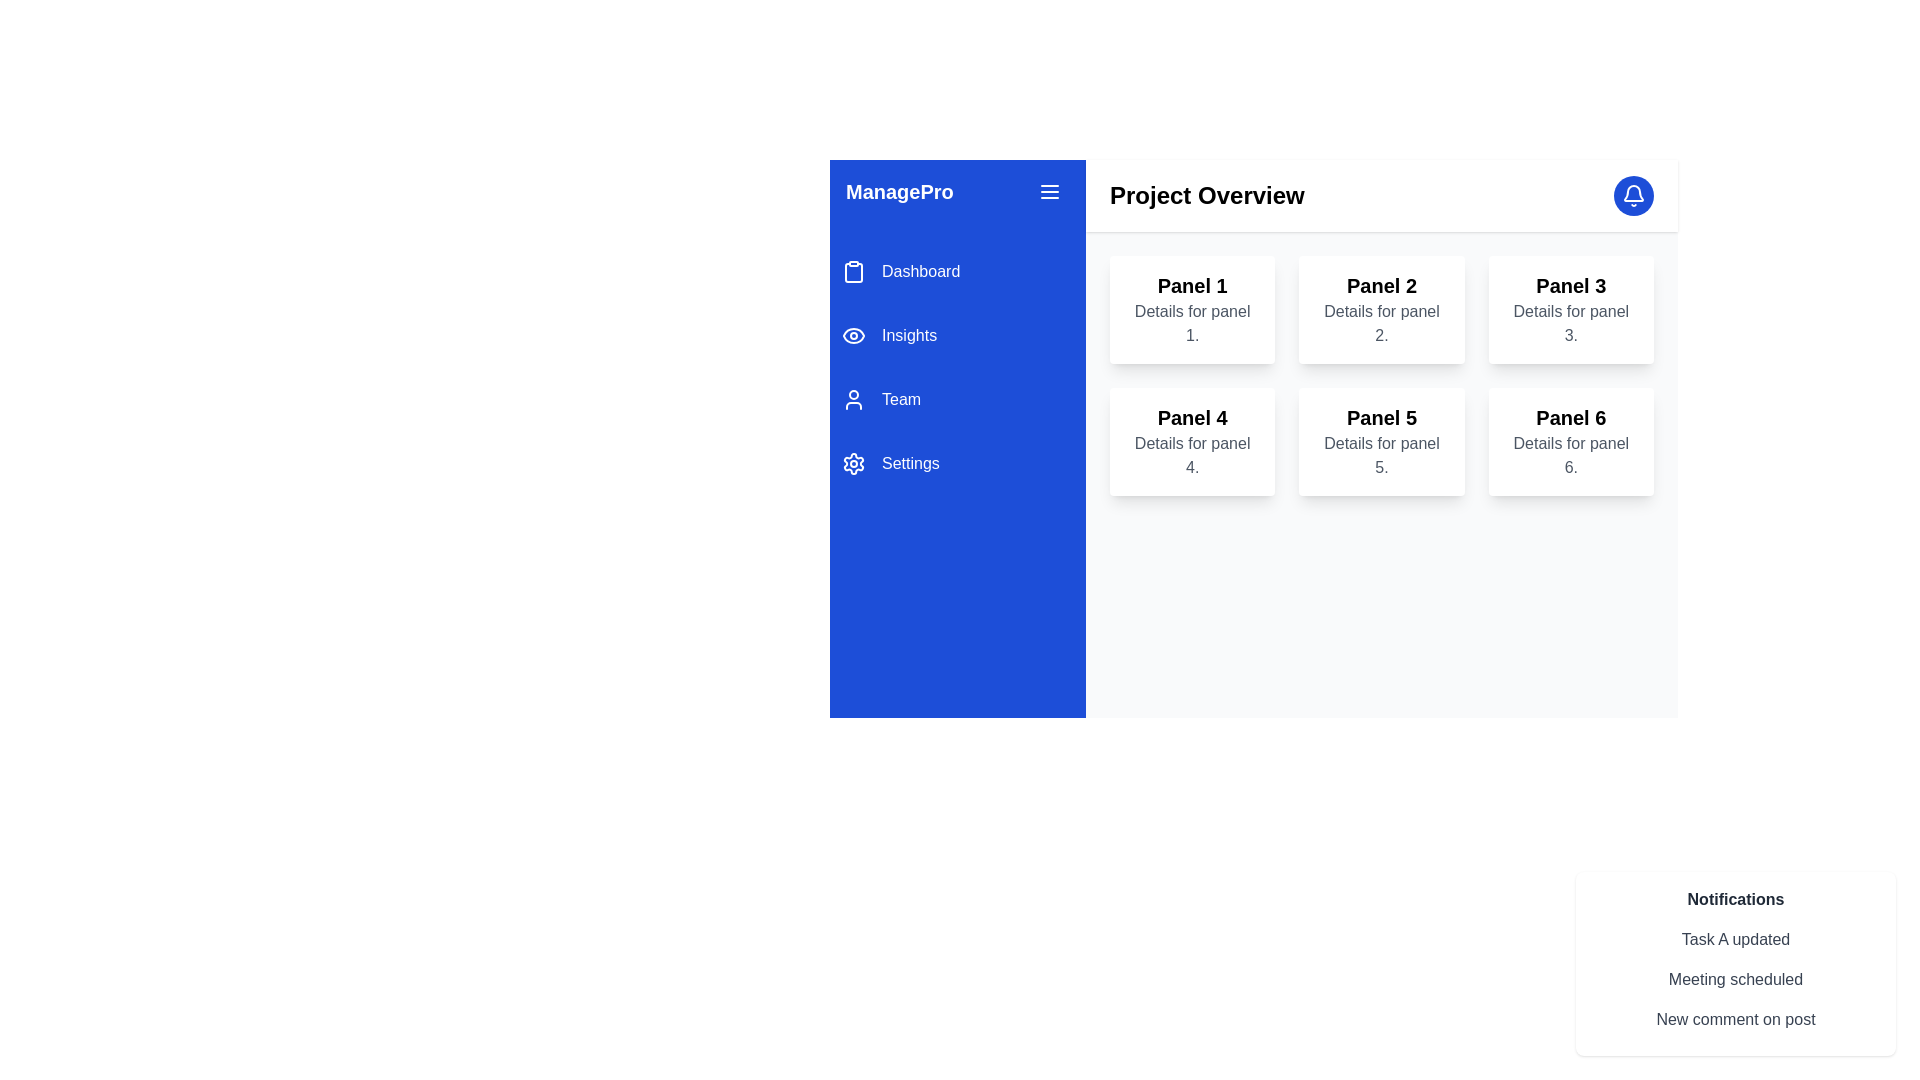  Describe the element at coordinates (957, 400) in the screenshot. I see `the 'Team' button, which is the third menu item` at that location.